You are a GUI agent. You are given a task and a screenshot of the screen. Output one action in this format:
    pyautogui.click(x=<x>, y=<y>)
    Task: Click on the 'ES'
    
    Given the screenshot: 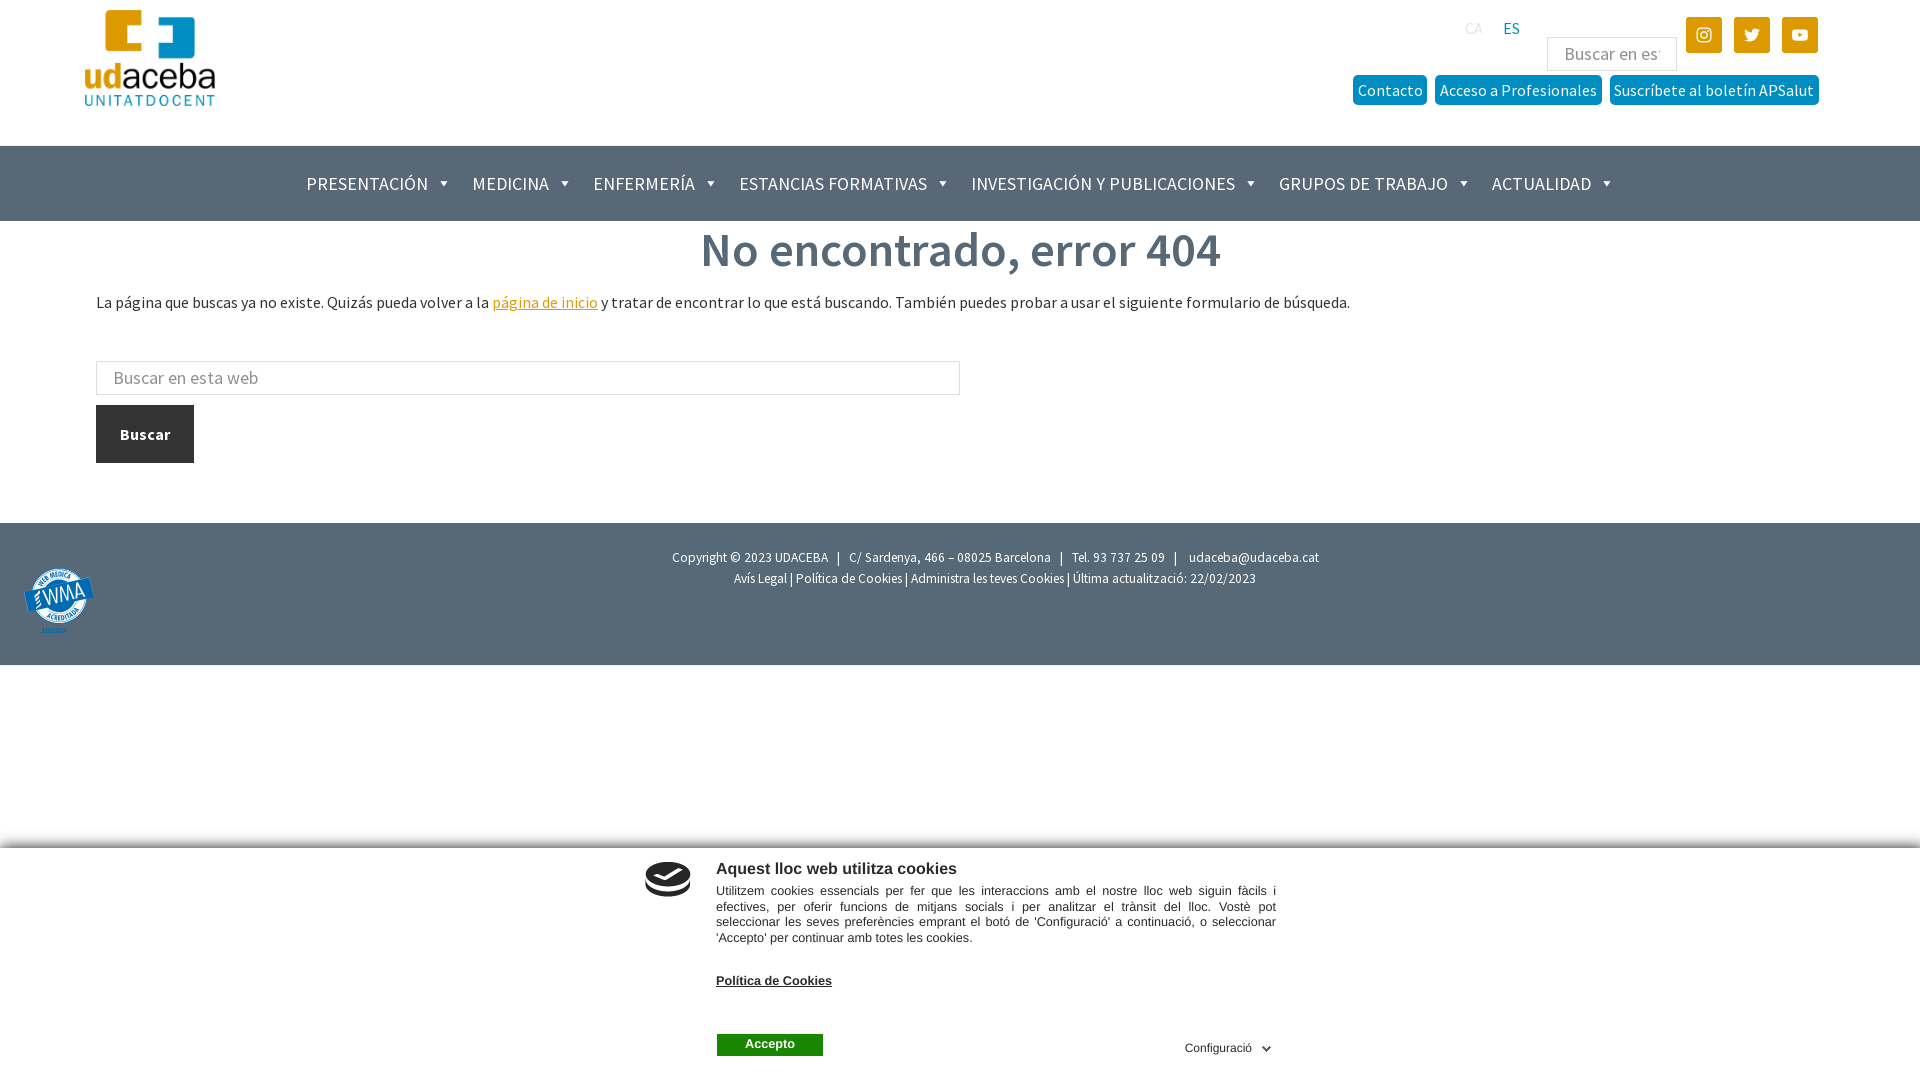 What is the action you would take?
    pyautogui.click(x=1511, y=27)
    